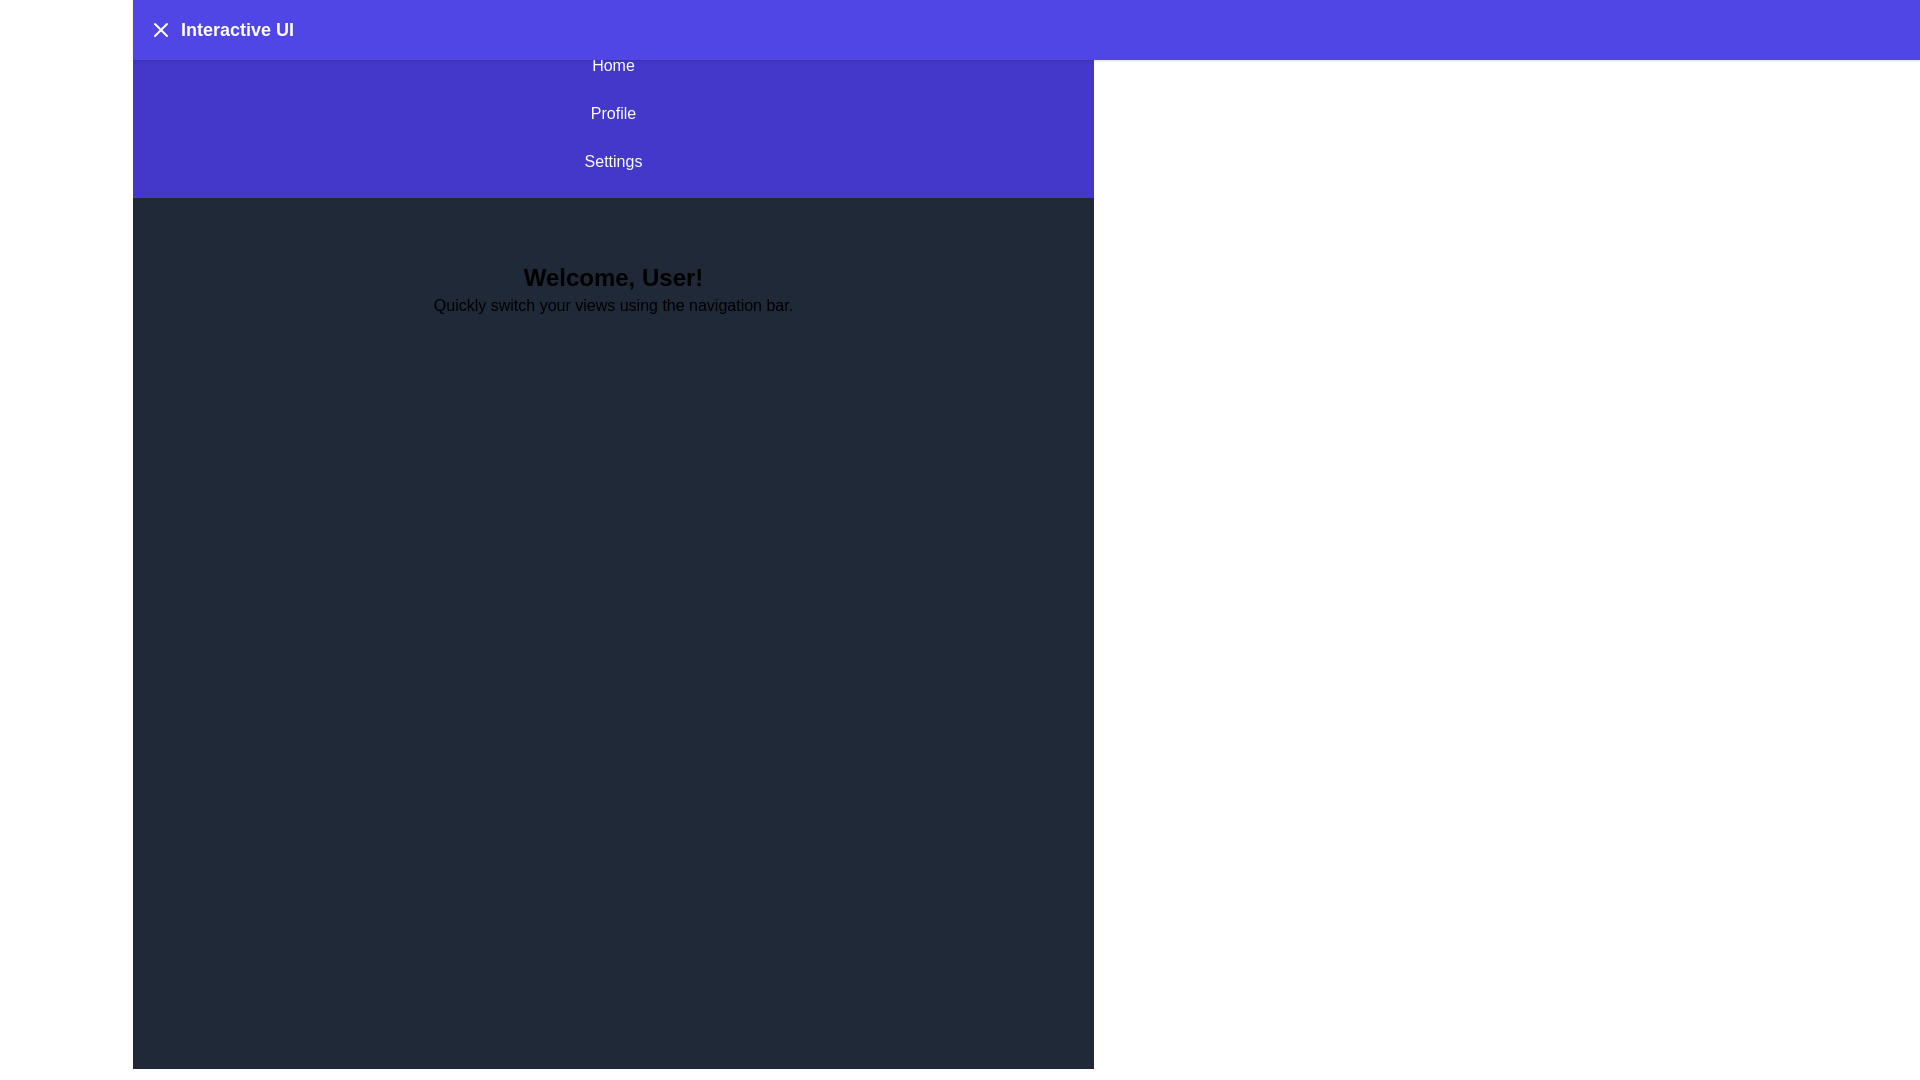 Image resolution: width=1920 pixels, height=1080 pixels. I want to click on the header title labeled 'Interactive UI', so click(236, 30).